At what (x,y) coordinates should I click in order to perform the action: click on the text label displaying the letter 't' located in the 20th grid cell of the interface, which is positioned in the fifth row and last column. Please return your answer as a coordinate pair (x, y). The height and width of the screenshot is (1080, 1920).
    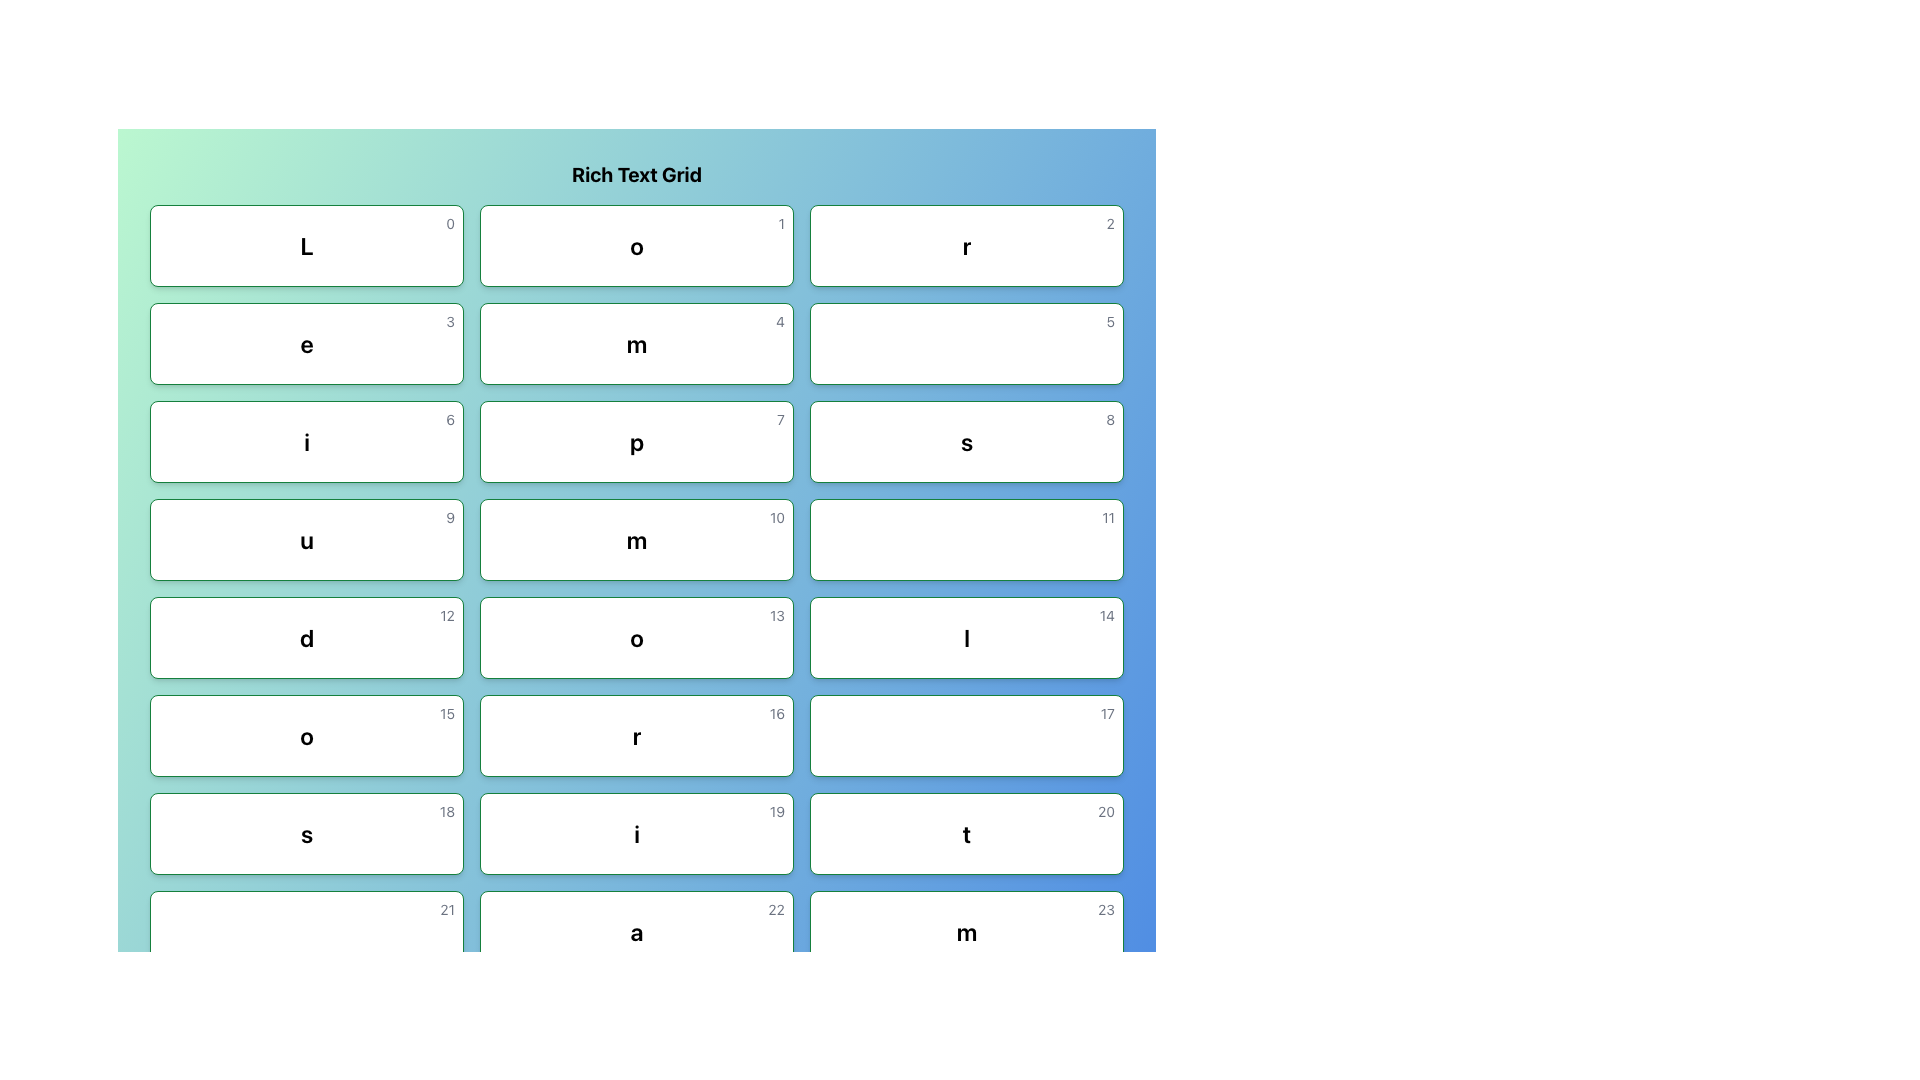
    Looking at the image, I should click on (966, 833).